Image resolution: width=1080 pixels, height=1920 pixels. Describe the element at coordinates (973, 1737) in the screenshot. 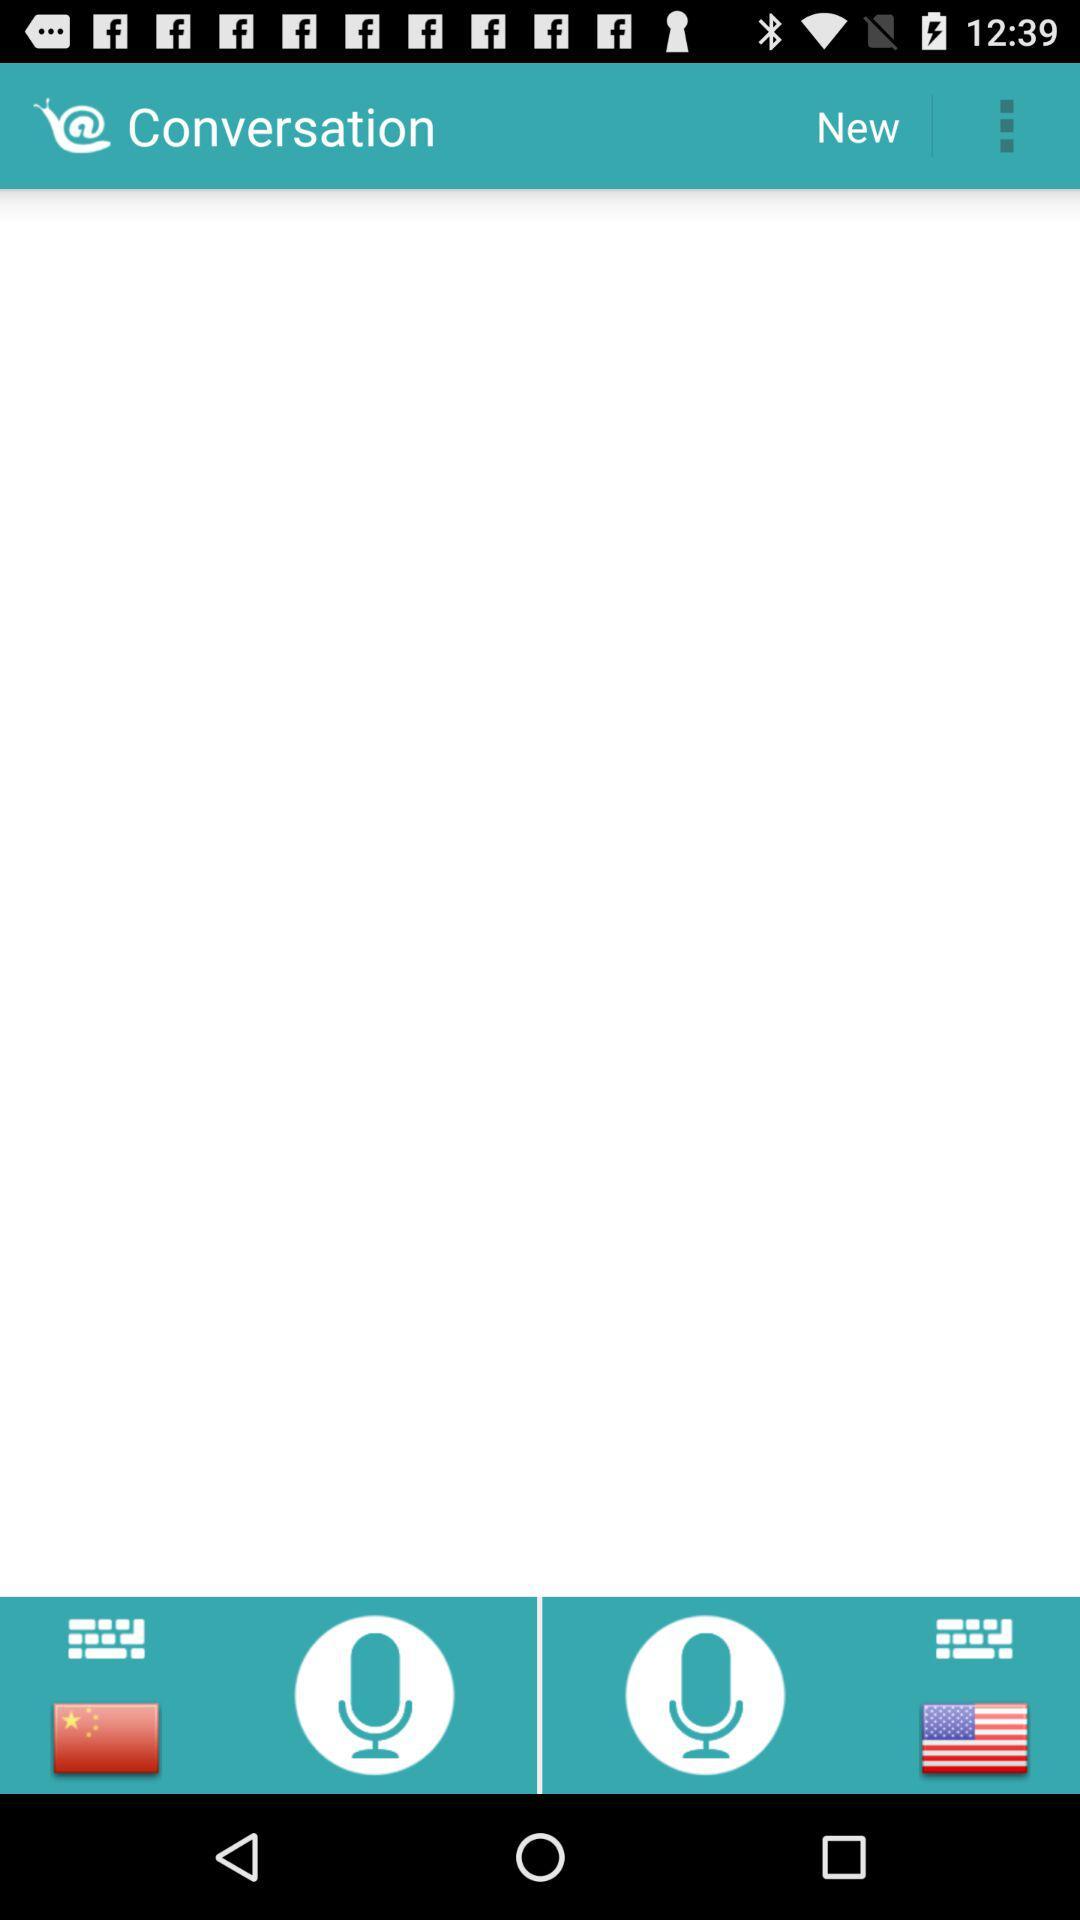

I see `chane input language` at that location.